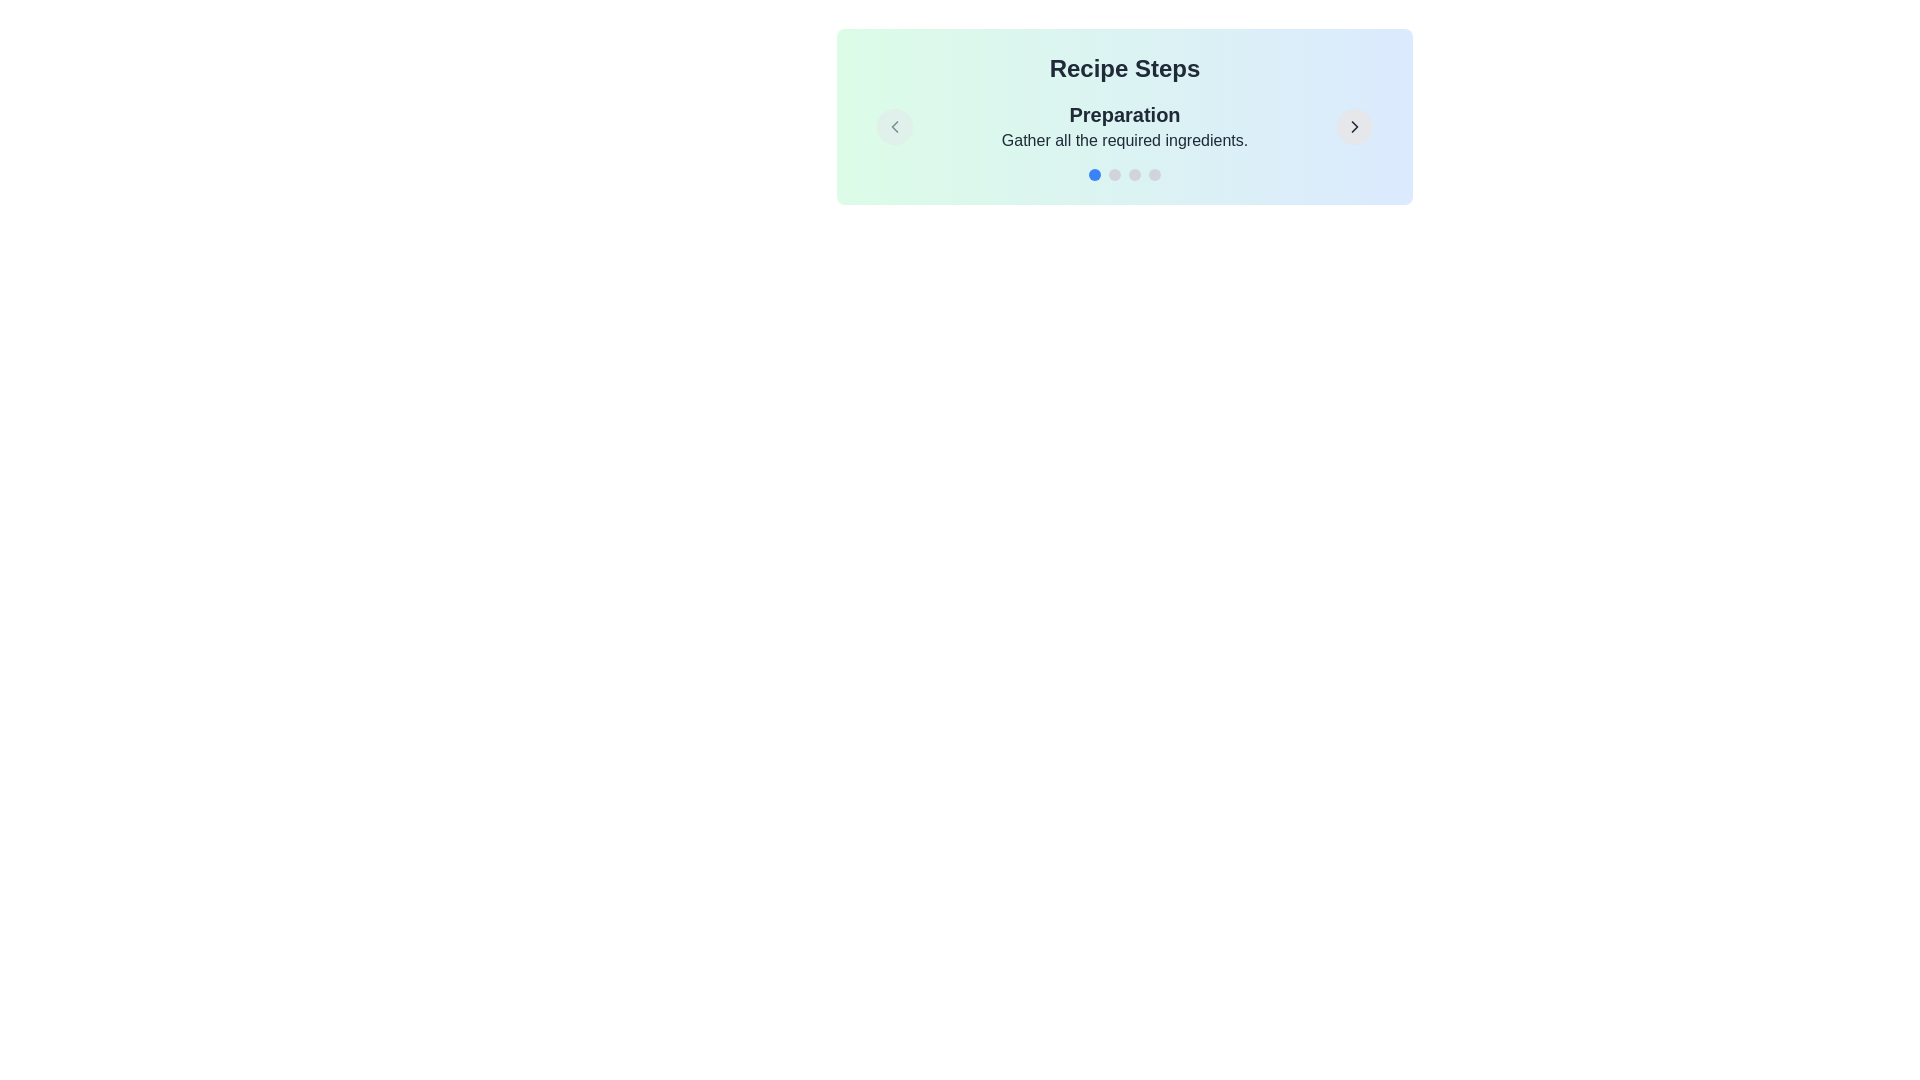  What do you see at coordinates (1124, 127) in the screenshot?
I see `the static text element titled 'Preparation' that provides the description 'Gather all the required ingredients.' for accessibility options` at bounding box center [1124, 127].